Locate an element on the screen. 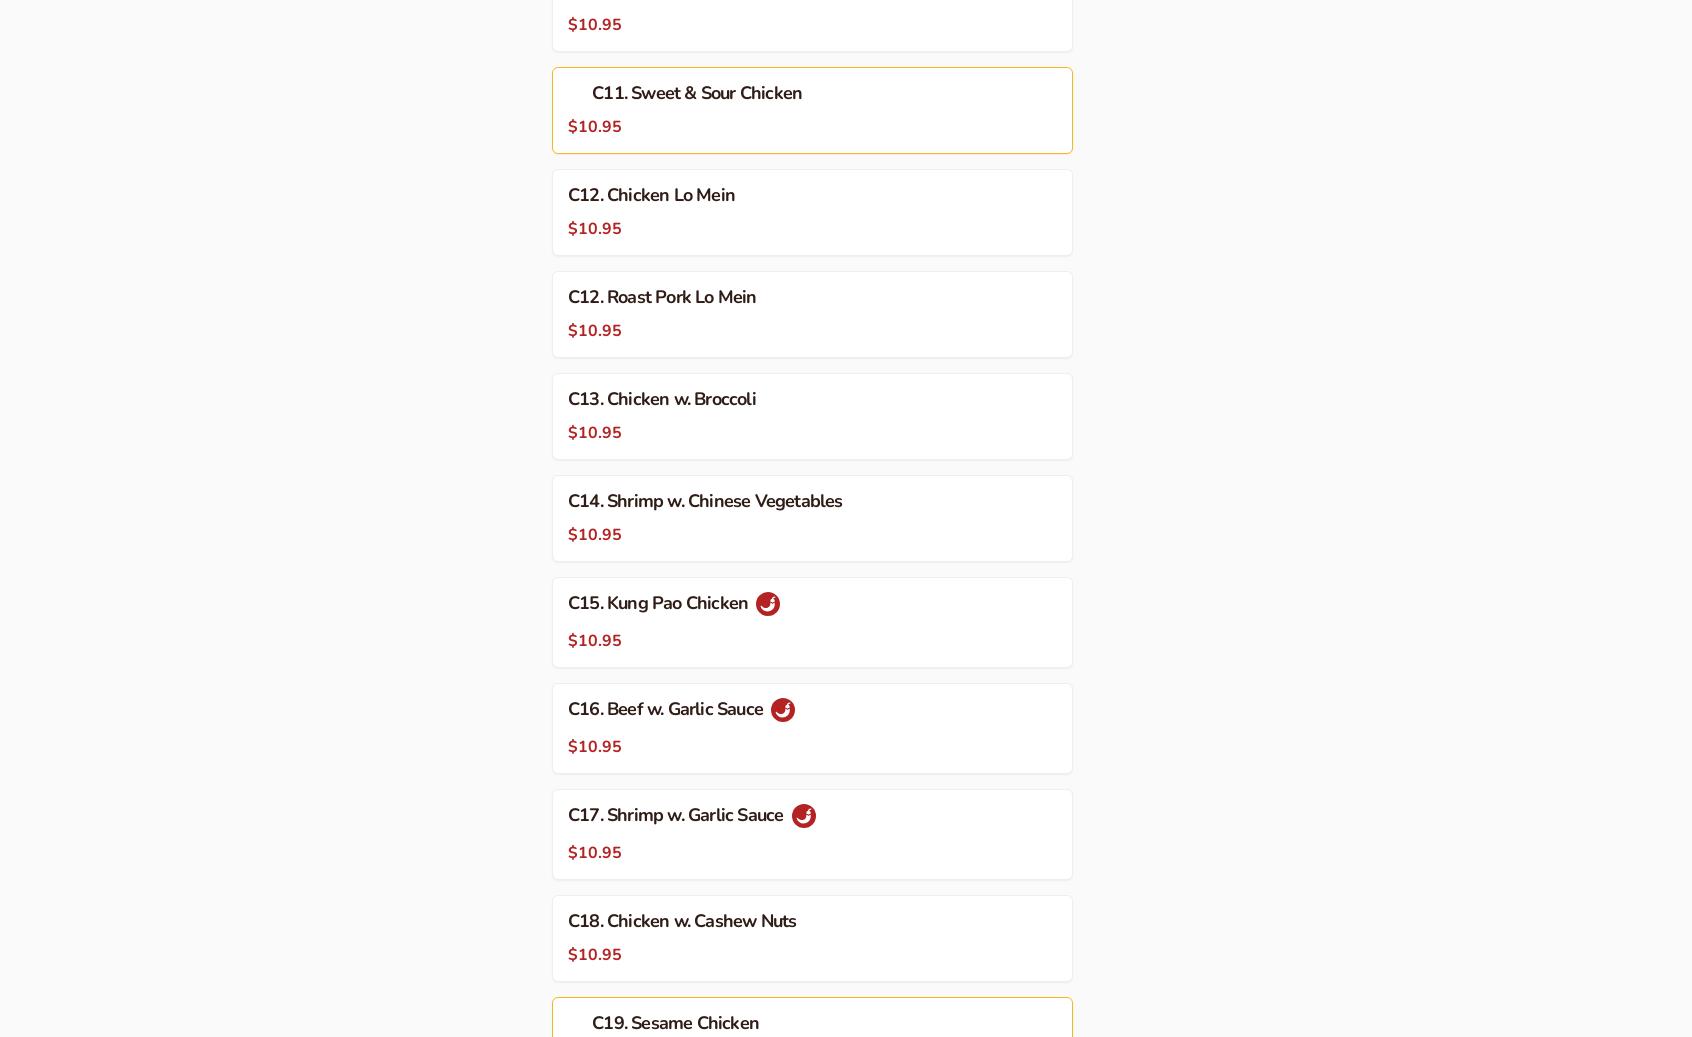  'C11. Sweet & Sour Chicken' is located at coordinates (696, 90).